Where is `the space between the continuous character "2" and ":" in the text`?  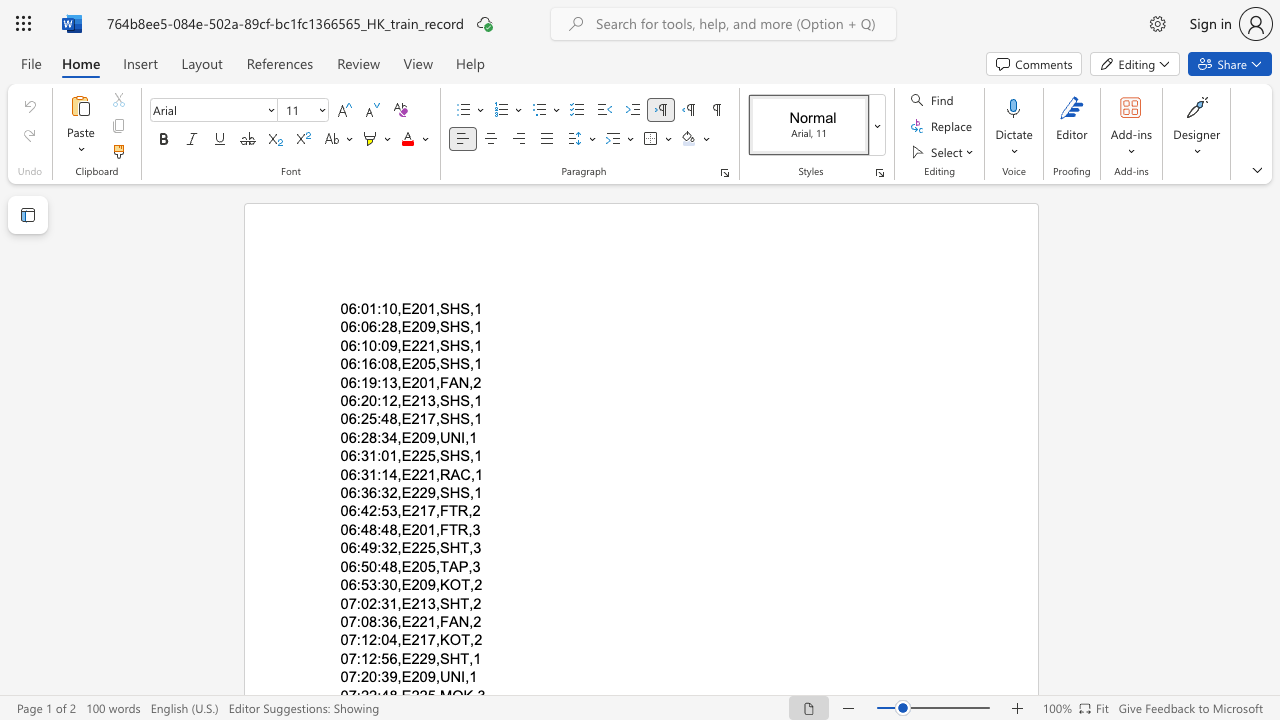 the space between the continuous character "2" and ":" in the text is located at coordinates (376, 640).